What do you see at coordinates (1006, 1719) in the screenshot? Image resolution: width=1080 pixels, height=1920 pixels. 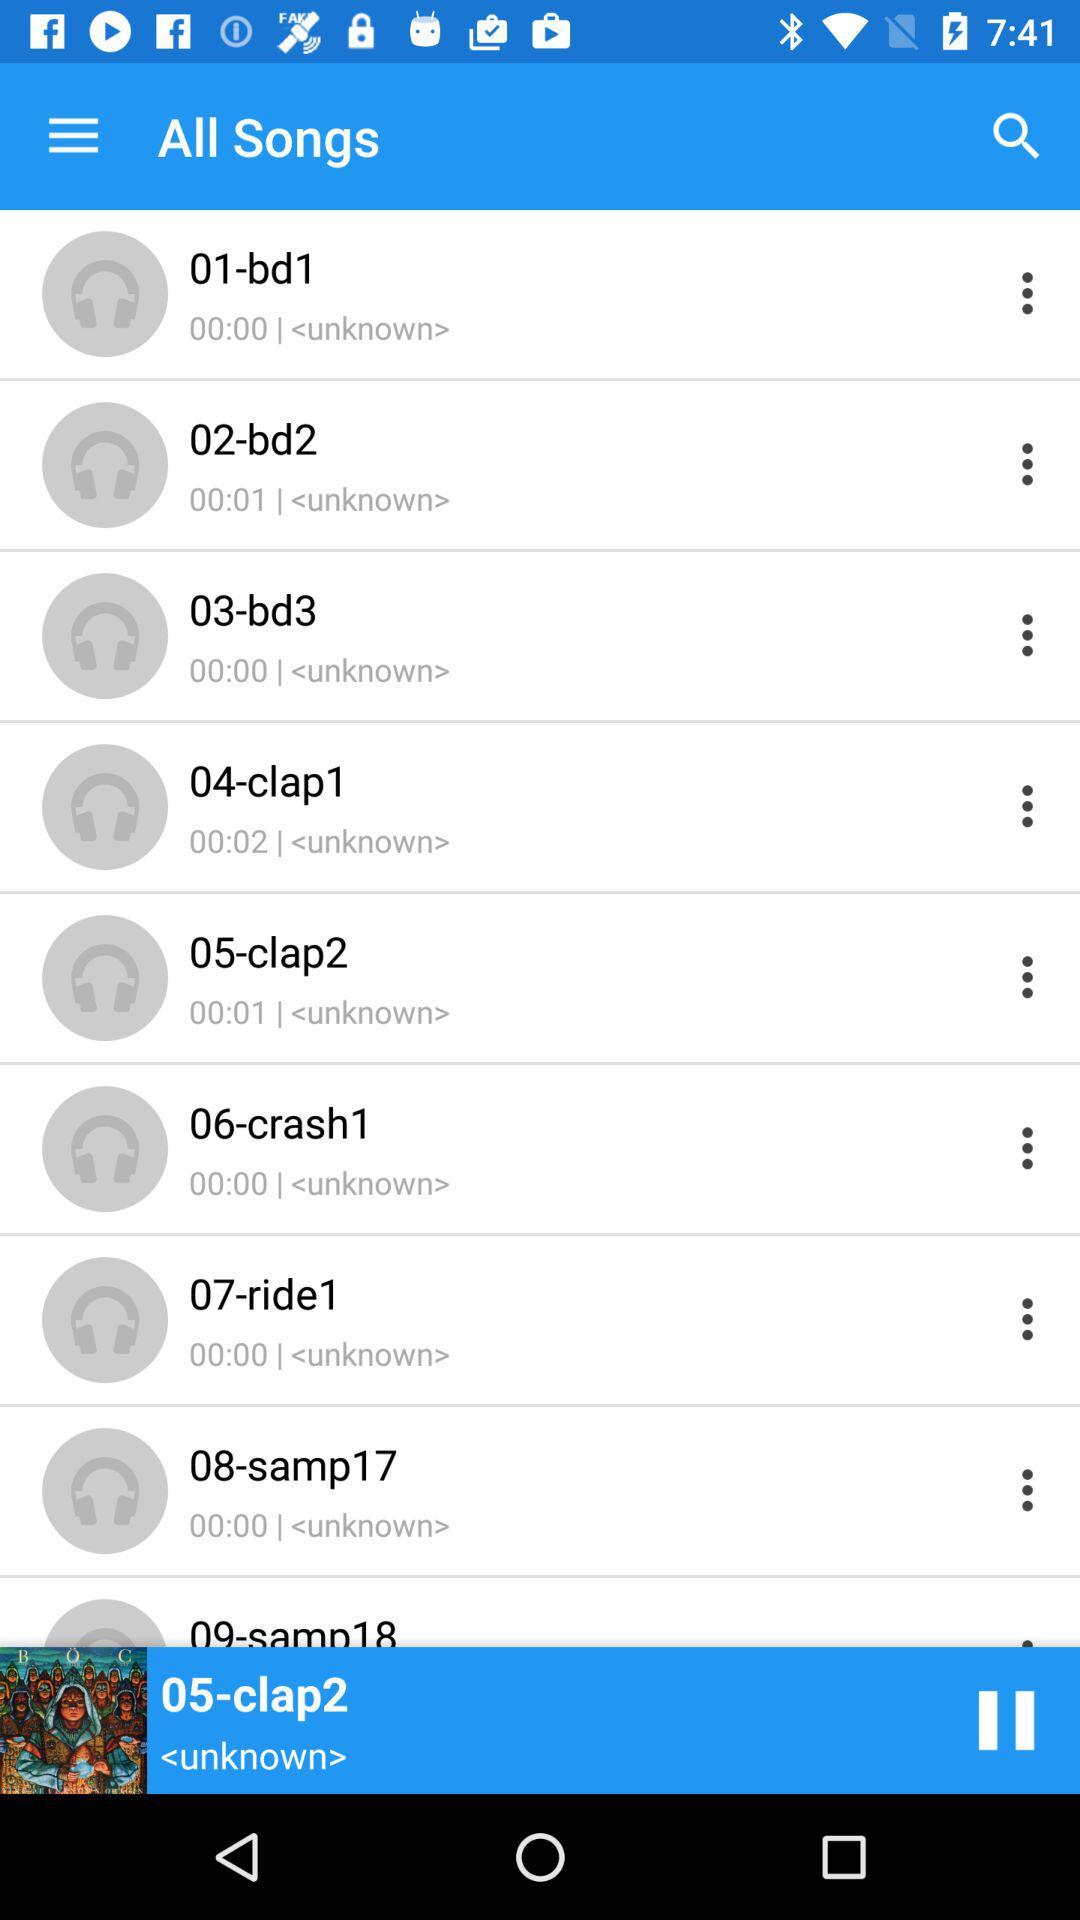 I see `pause song` at bounding box center [1006, 1719].